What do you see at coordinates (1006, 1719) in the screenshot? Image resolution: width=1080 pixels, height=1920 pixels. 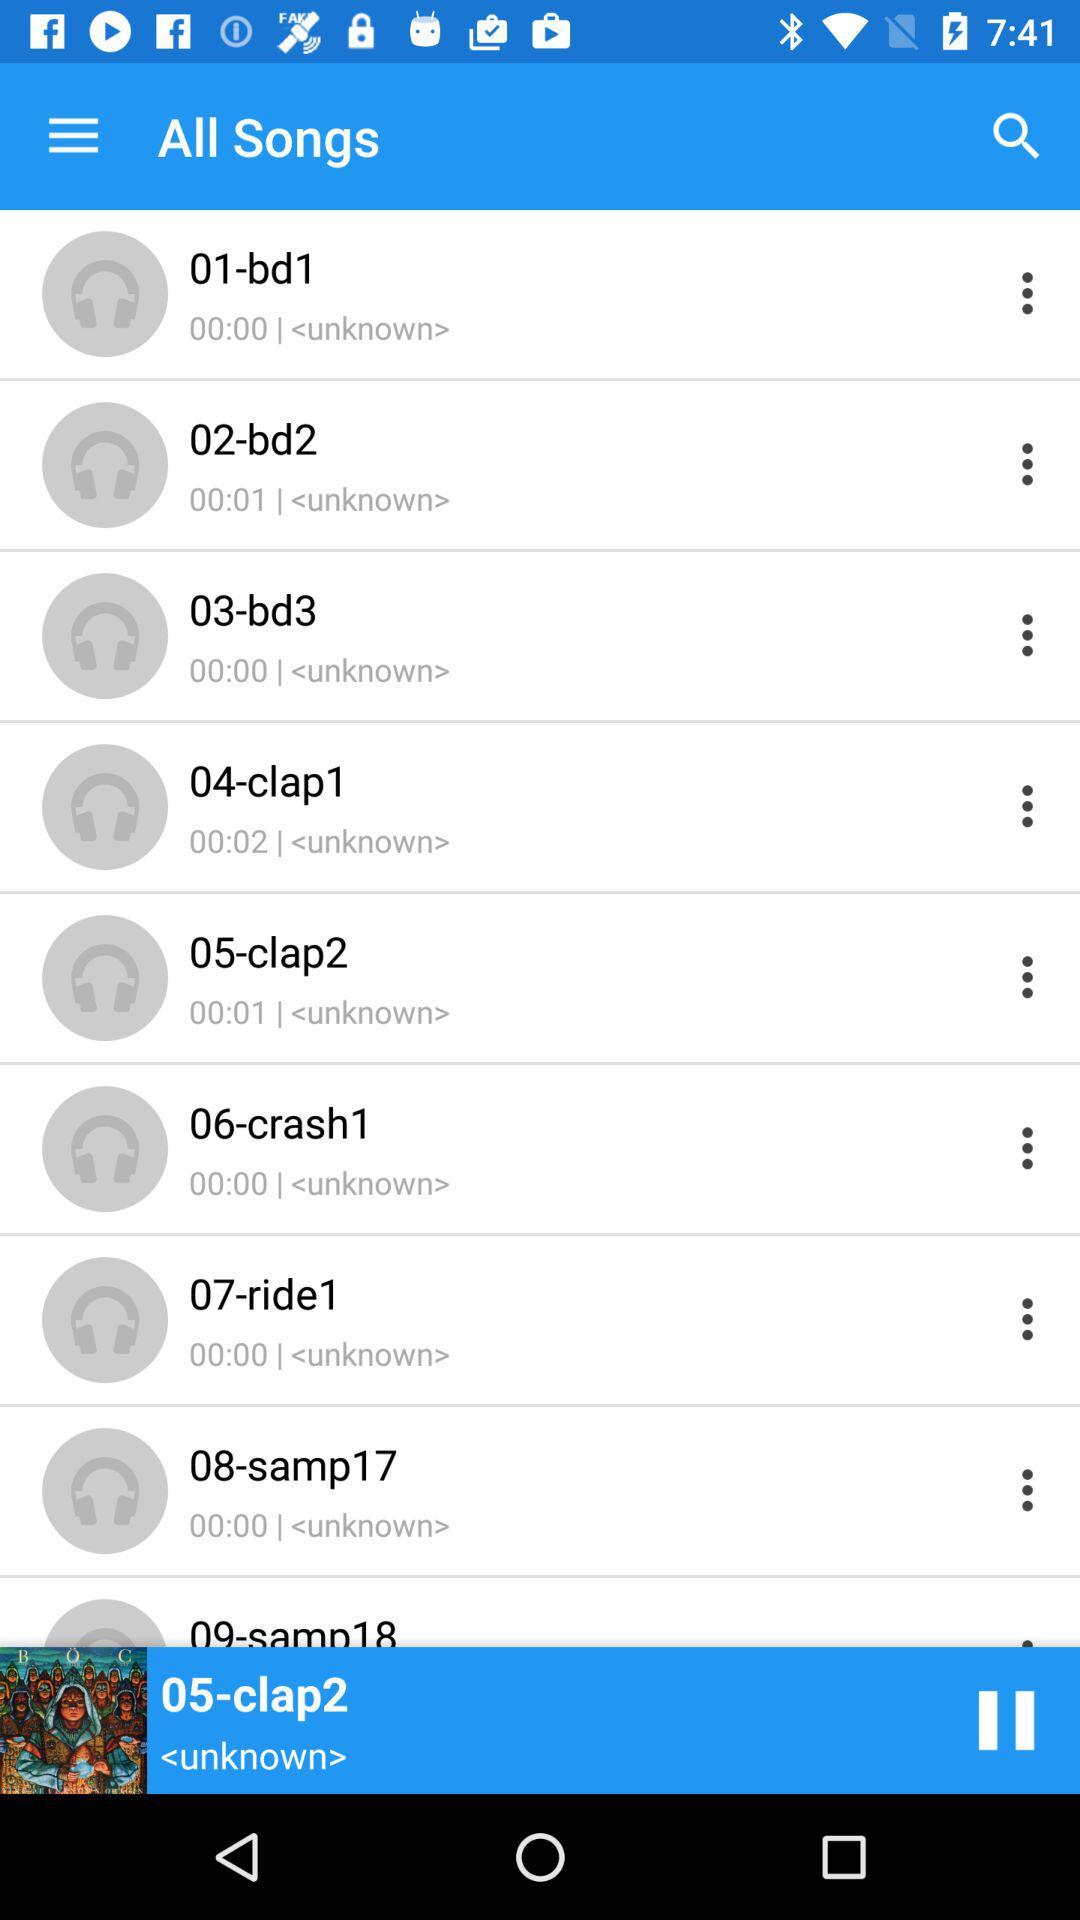 I see `pause song` at bounding box center [1006, 1719].